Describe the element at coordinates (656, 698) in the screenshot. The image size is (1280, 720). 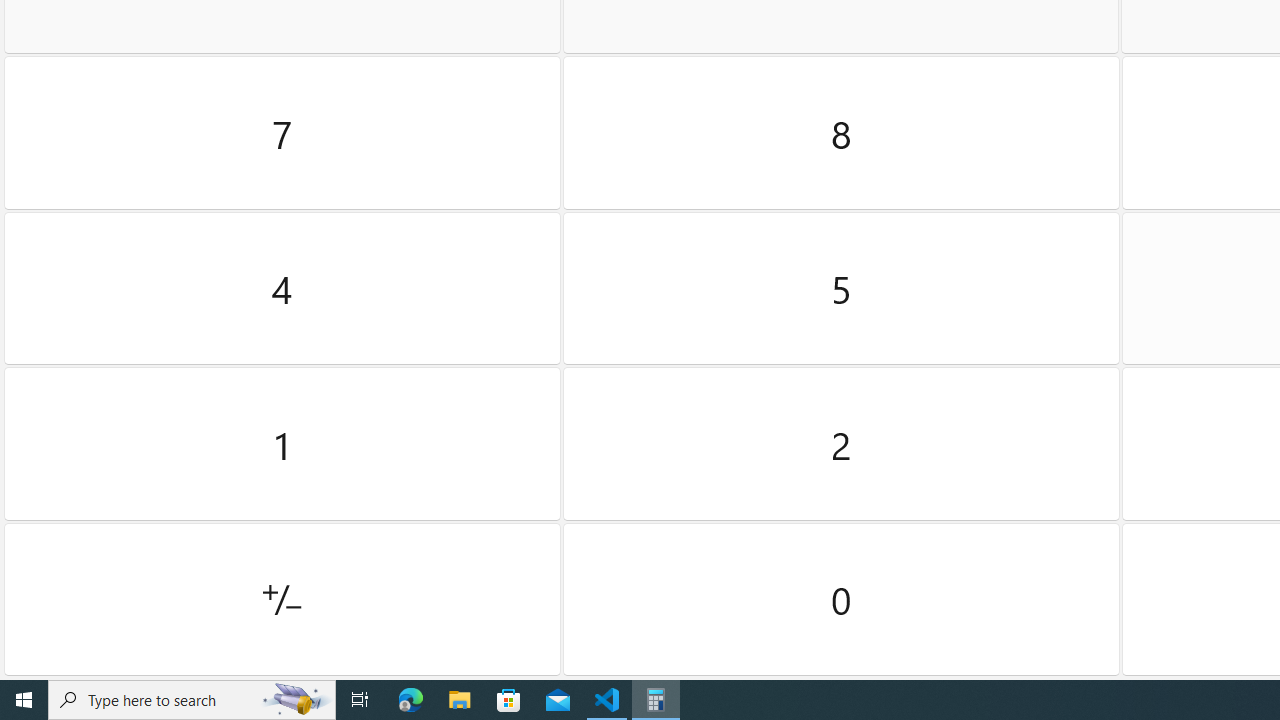
I see `'Calculator - 1 running window'` at that location.